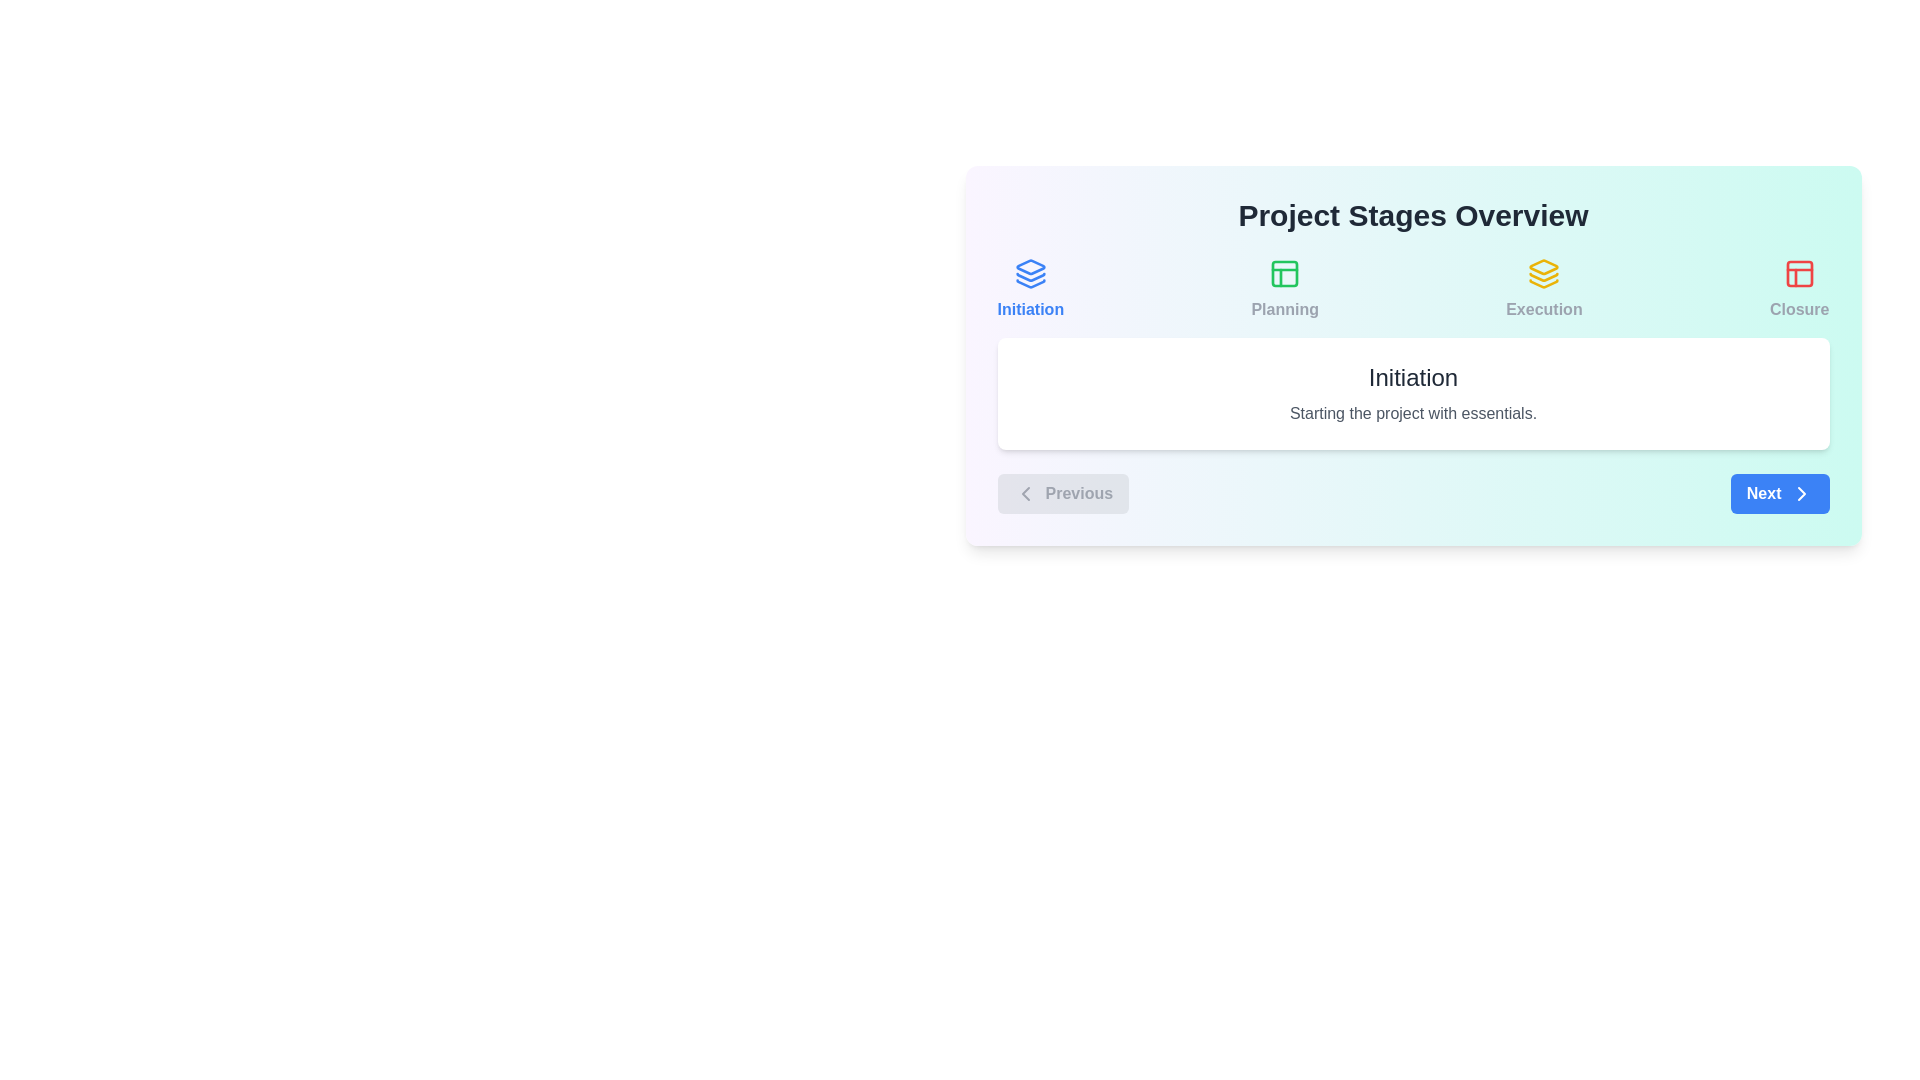 The width and height of the screenshot is (1920, 1080). I want to click on the centered, bold title text reading 'Project Stages Overview' located at the top of the card, so click(1412, 216).